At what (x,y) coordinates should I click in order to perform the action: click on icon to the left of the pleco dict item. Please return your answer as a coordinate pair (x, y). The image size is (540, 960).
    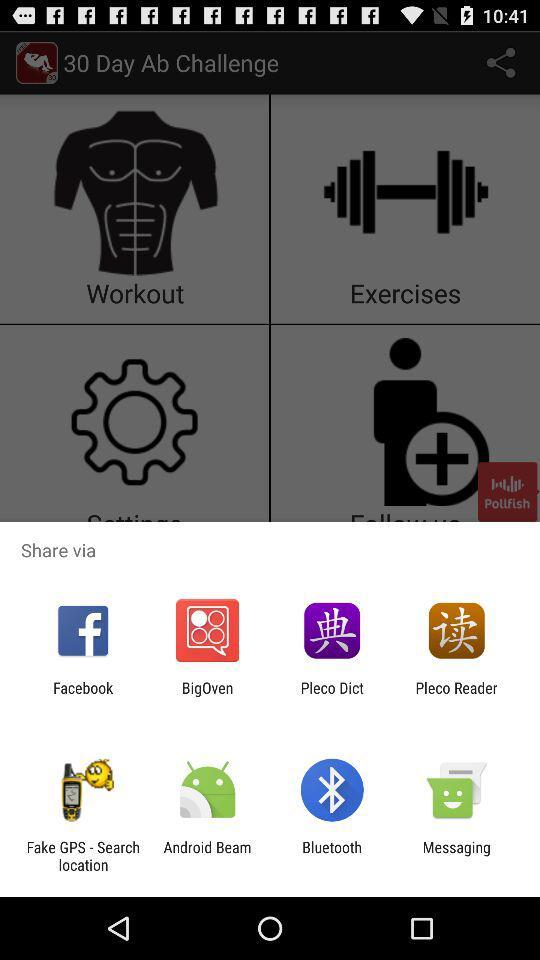
    Looking at the image, I should click on (206, 696).